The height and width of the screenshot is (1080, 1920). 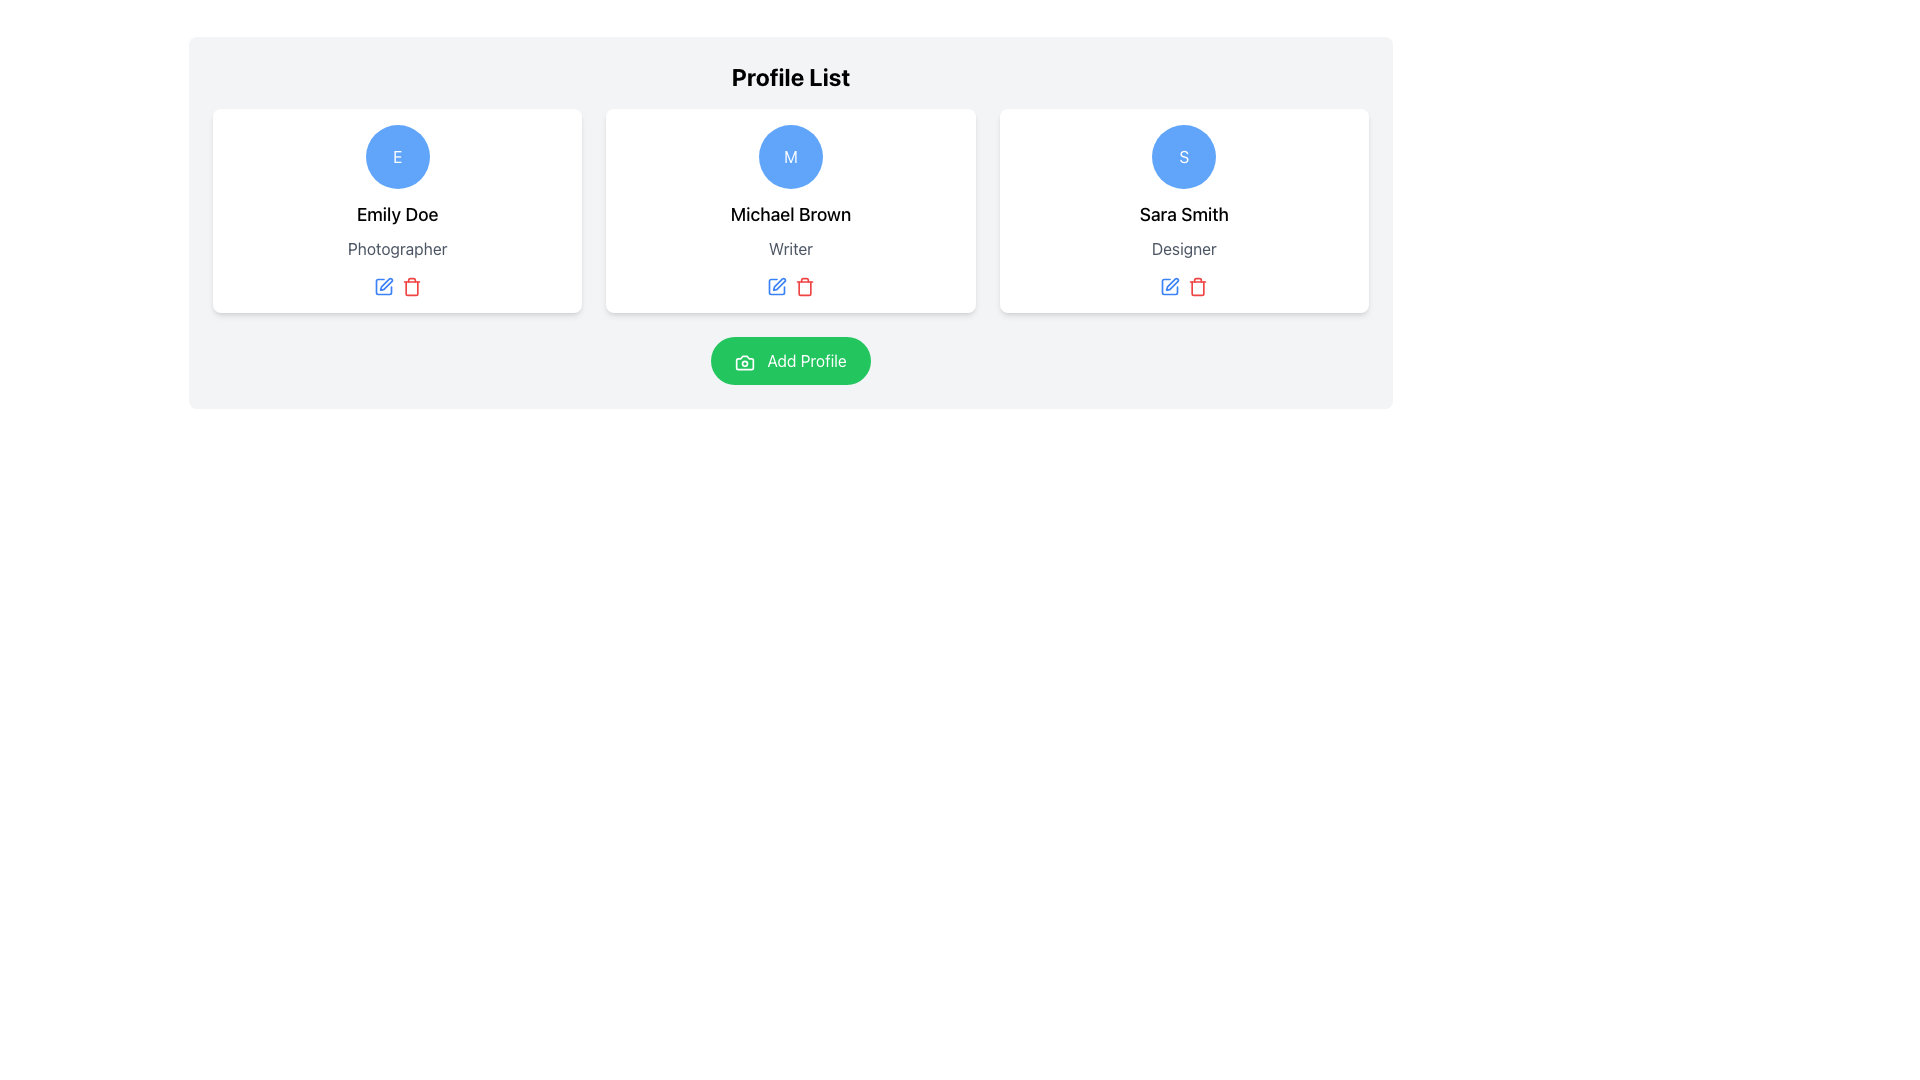 What do you see at coordinates (410, 288) in the screenshot?
I see `the red trash can icon button located at the bottom-right corner of the 'Emily Doe' profile card` at bounding box center [410, 288].